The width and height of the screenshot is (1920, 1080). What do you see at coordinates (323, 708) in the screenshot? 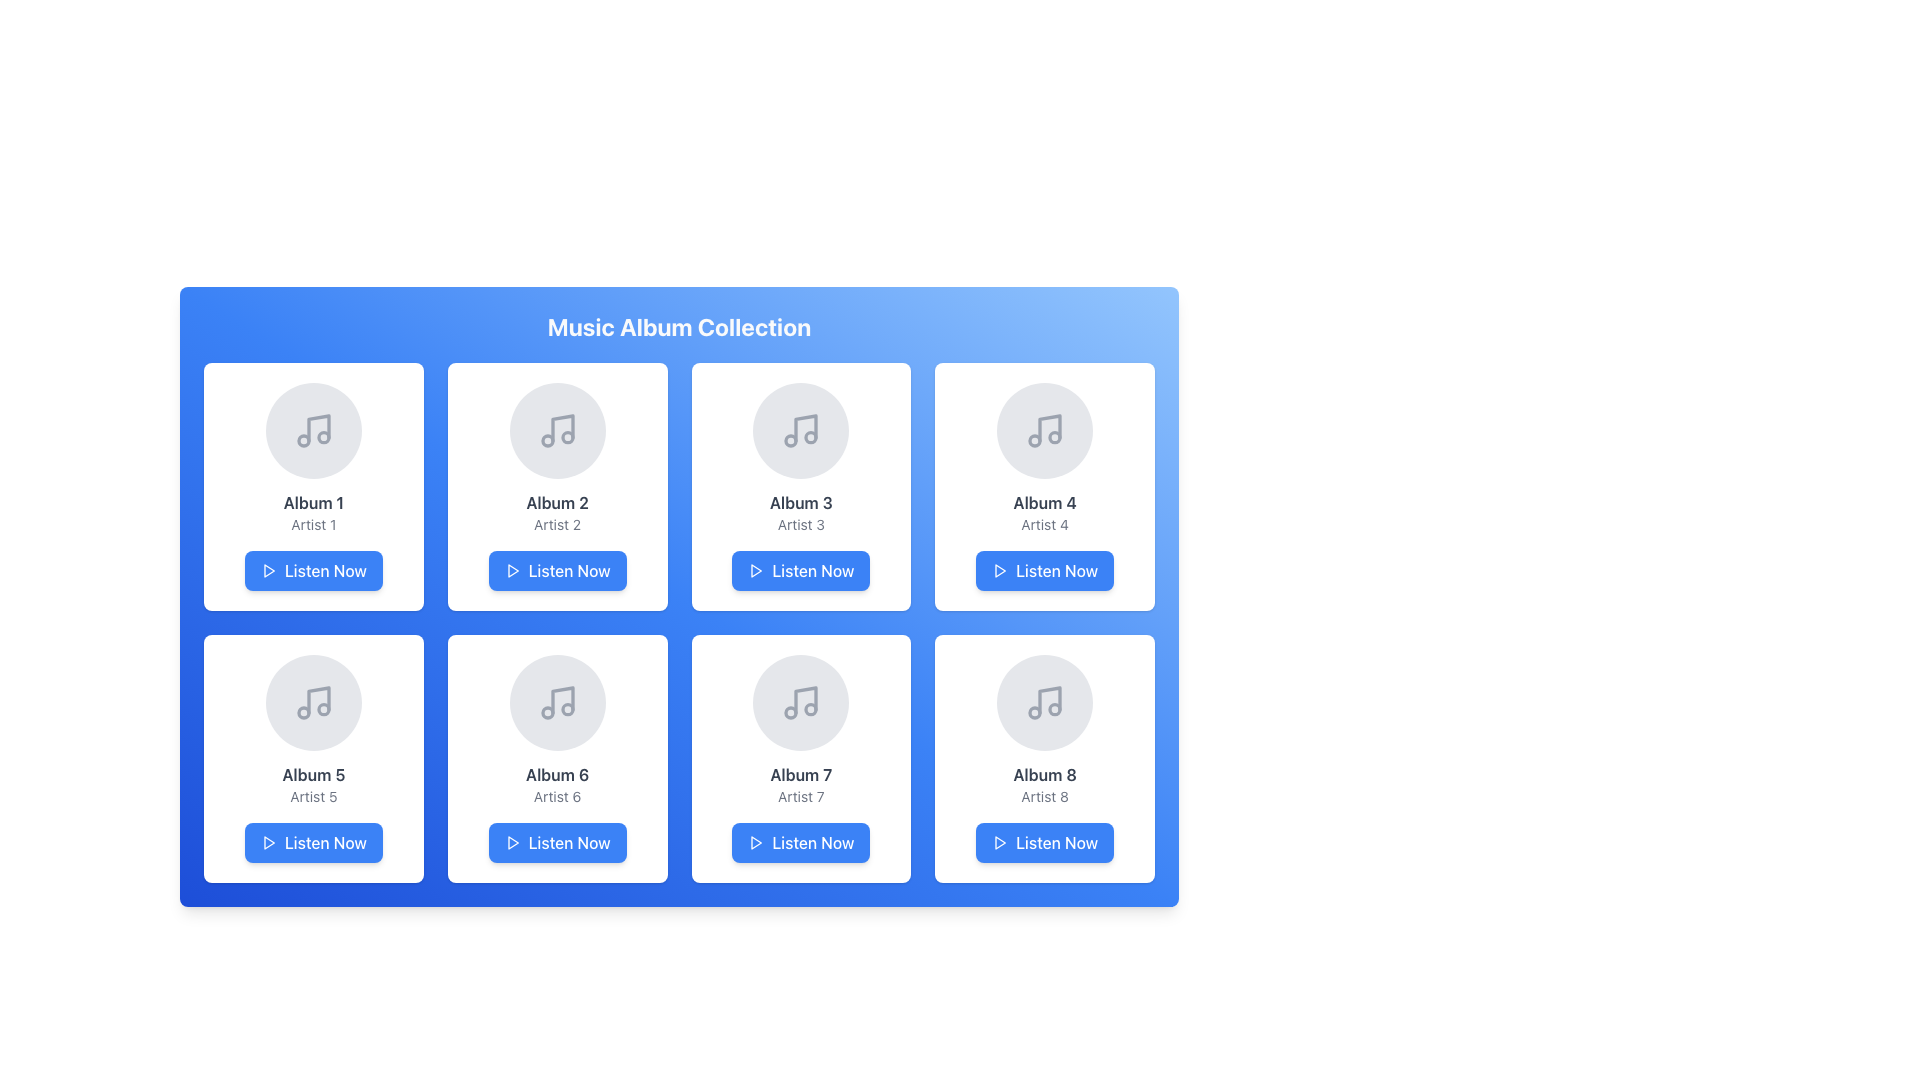
I see `the rightmost small circle of the music note icon located at the top-right corner of the Album 5 card in the album grid` at bounding box center [323, 708].